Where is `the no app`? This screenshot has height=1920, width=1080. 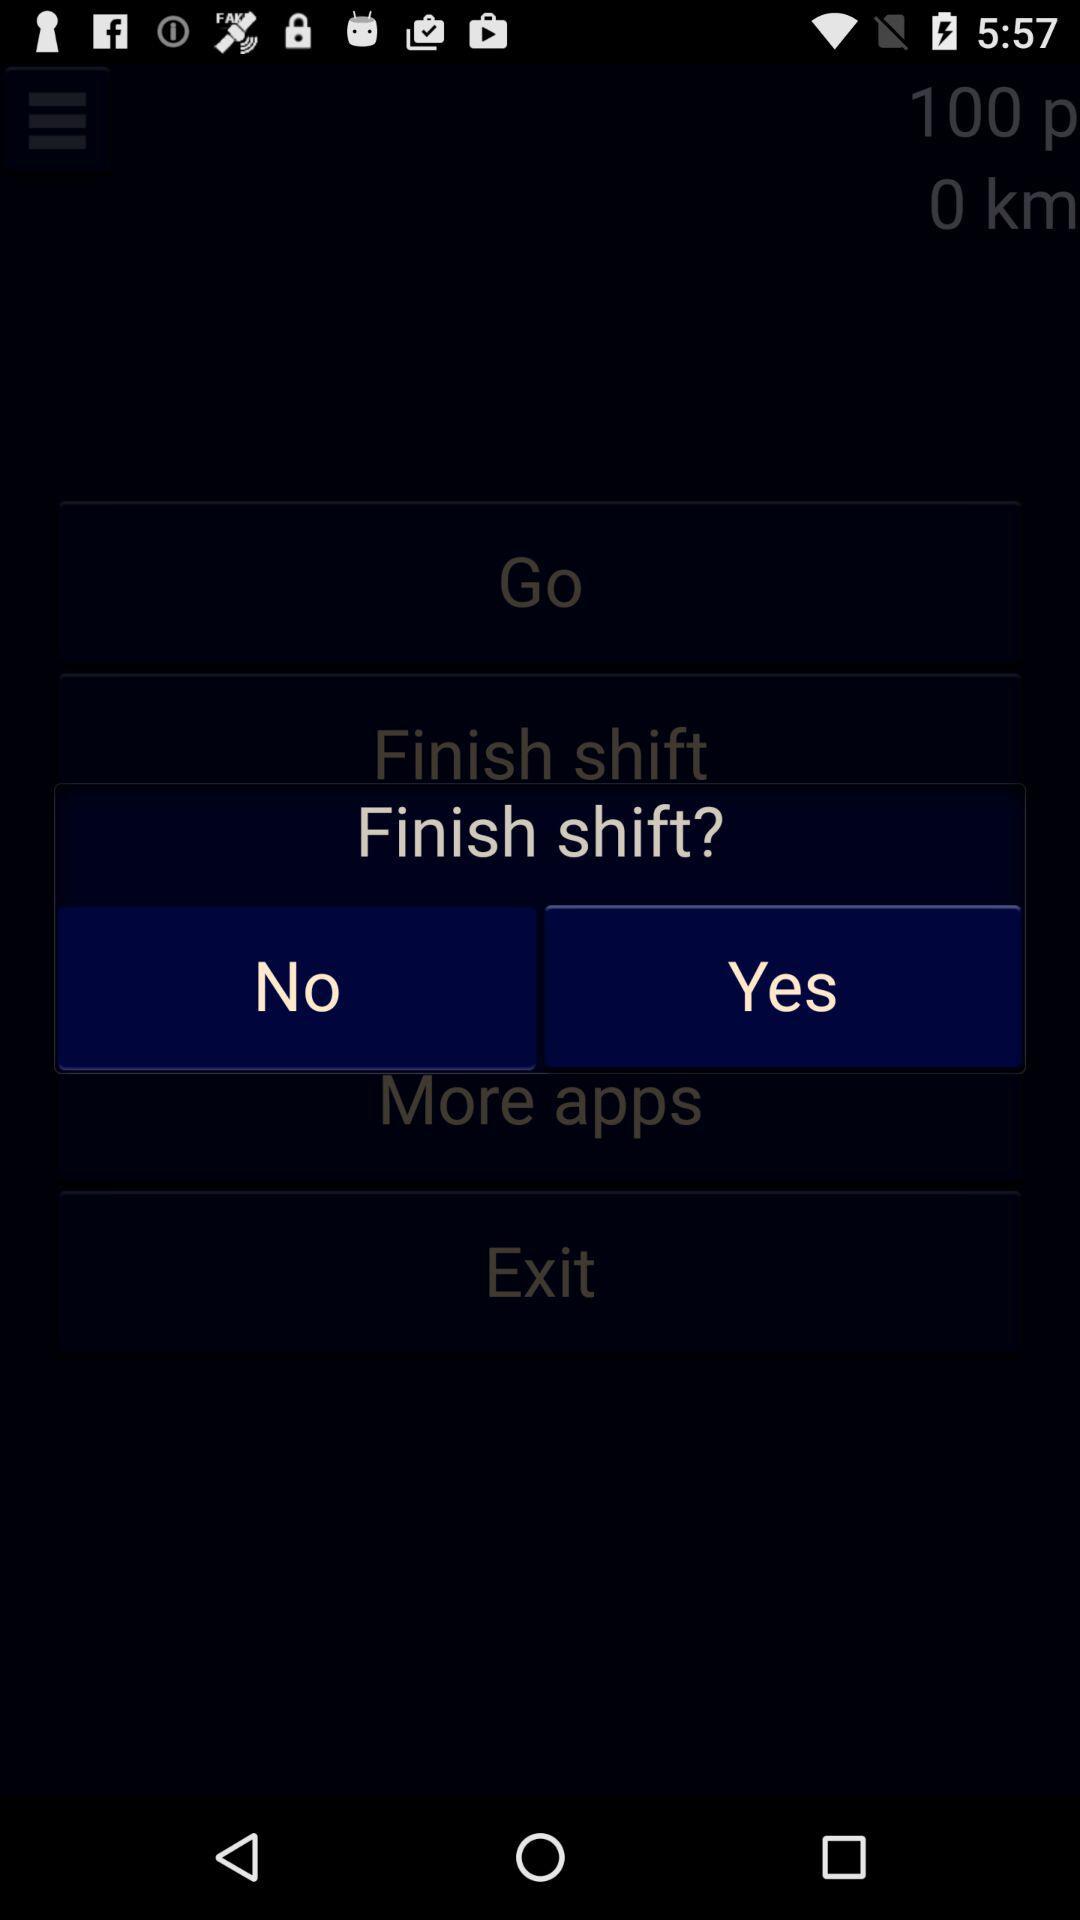
the no app is located at coordinates (297, 987).